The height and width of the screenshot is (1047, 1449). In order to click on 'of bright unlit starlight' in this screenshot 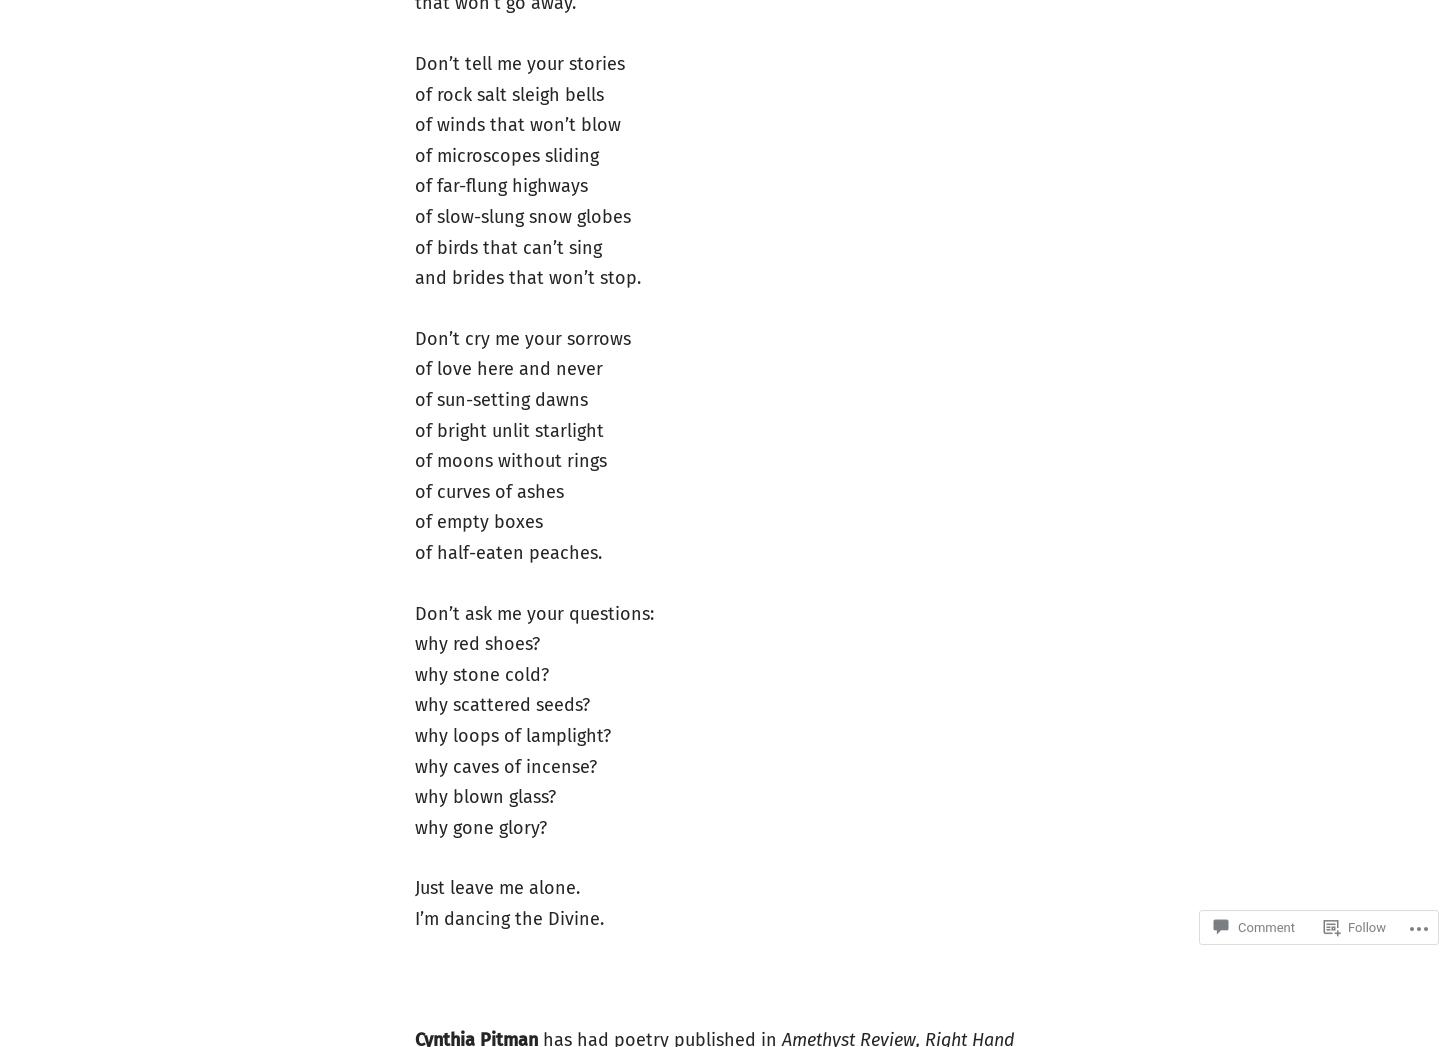, I will do `click(412, 430)`.